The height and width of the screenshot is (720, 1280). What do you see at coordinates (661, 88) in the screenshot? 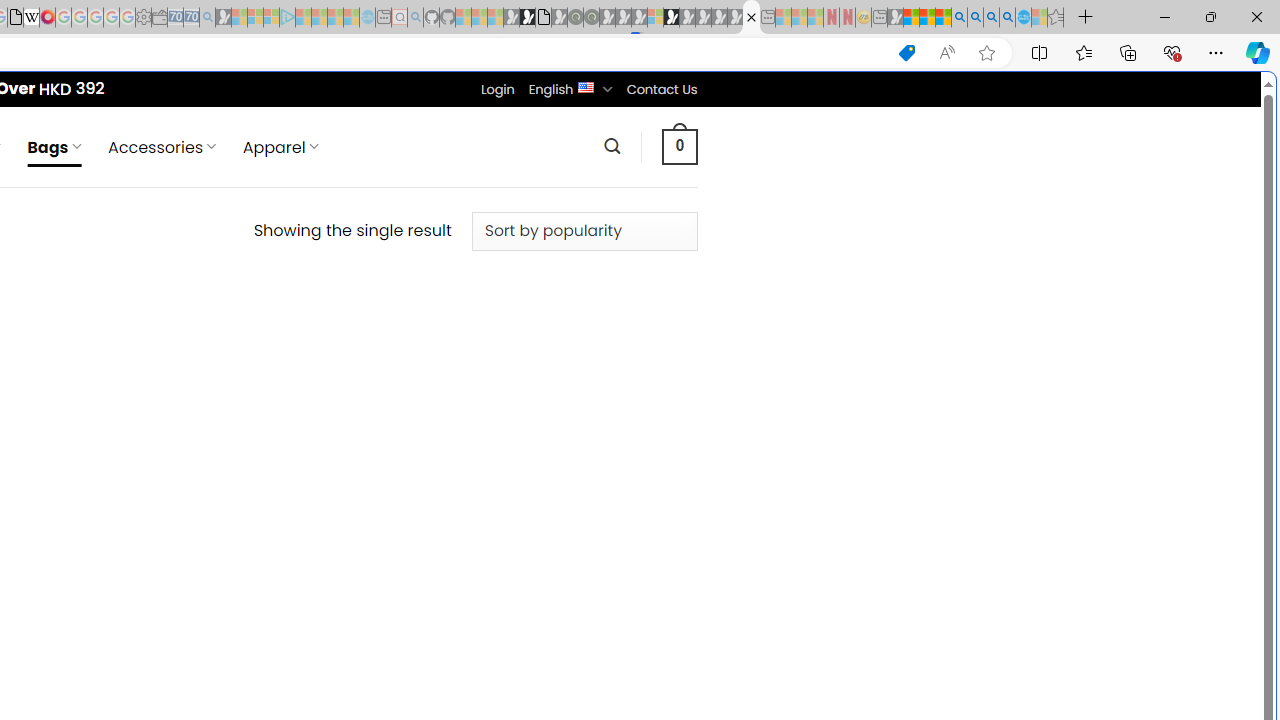
I see `'Contact Us'` at bounding box center [661, 88].